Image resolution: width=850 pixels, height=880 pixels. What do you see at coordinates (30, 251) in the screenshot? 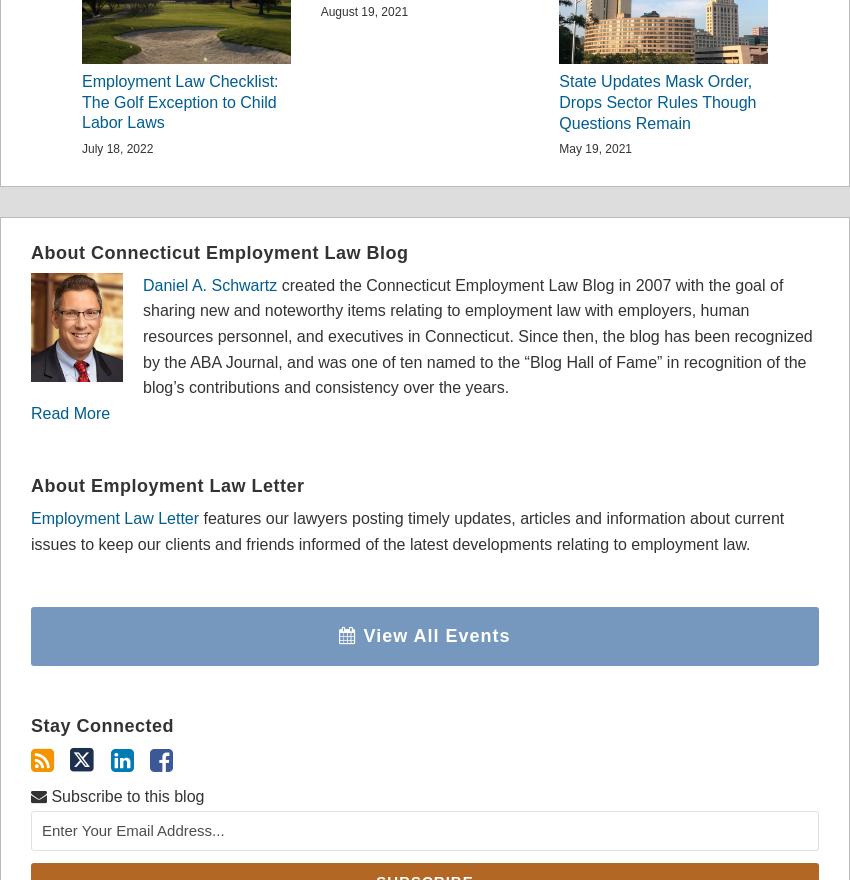
I see `'About Connecticut Employment Law Blog'` at bounding box center [30, 251].